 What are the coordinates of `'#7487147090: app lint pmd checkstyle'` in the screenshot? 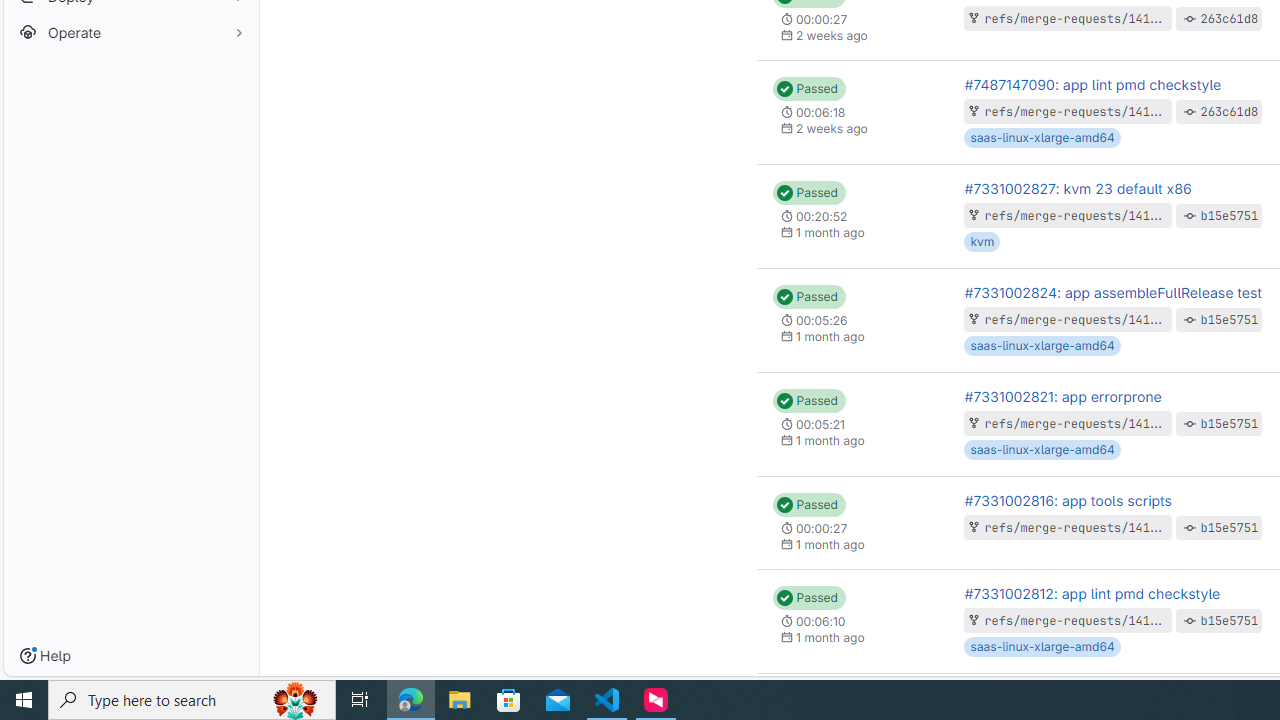 It's located at (1092, 83).